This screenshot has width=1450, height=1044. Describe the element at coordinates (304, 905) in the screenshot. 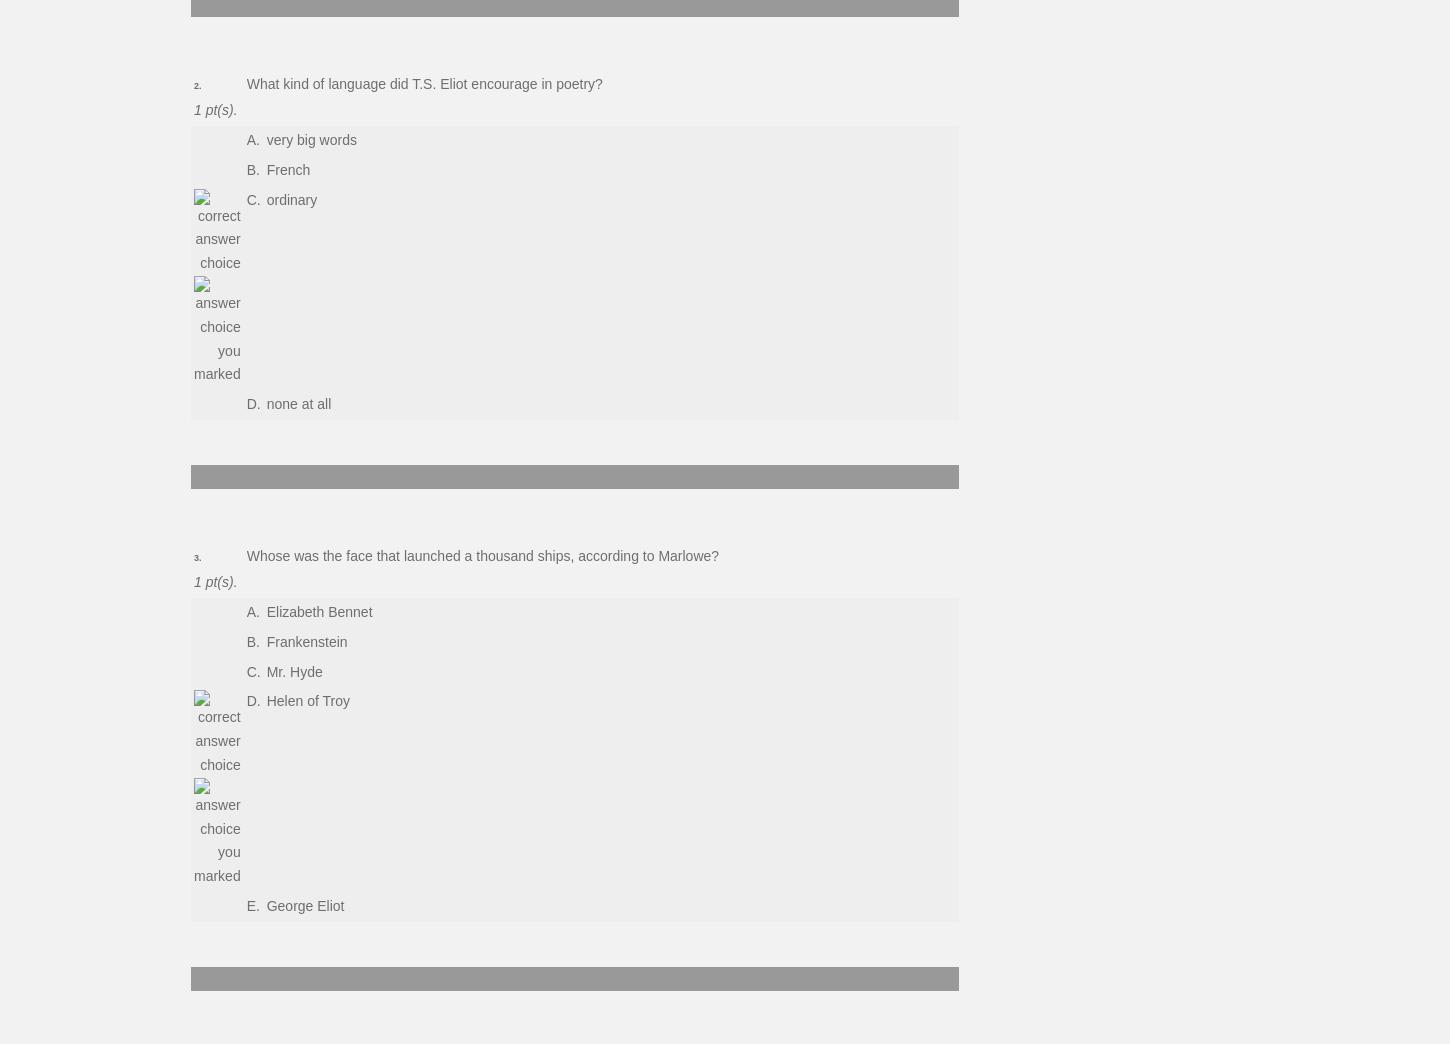

I see `'George Eliot'` at that location.